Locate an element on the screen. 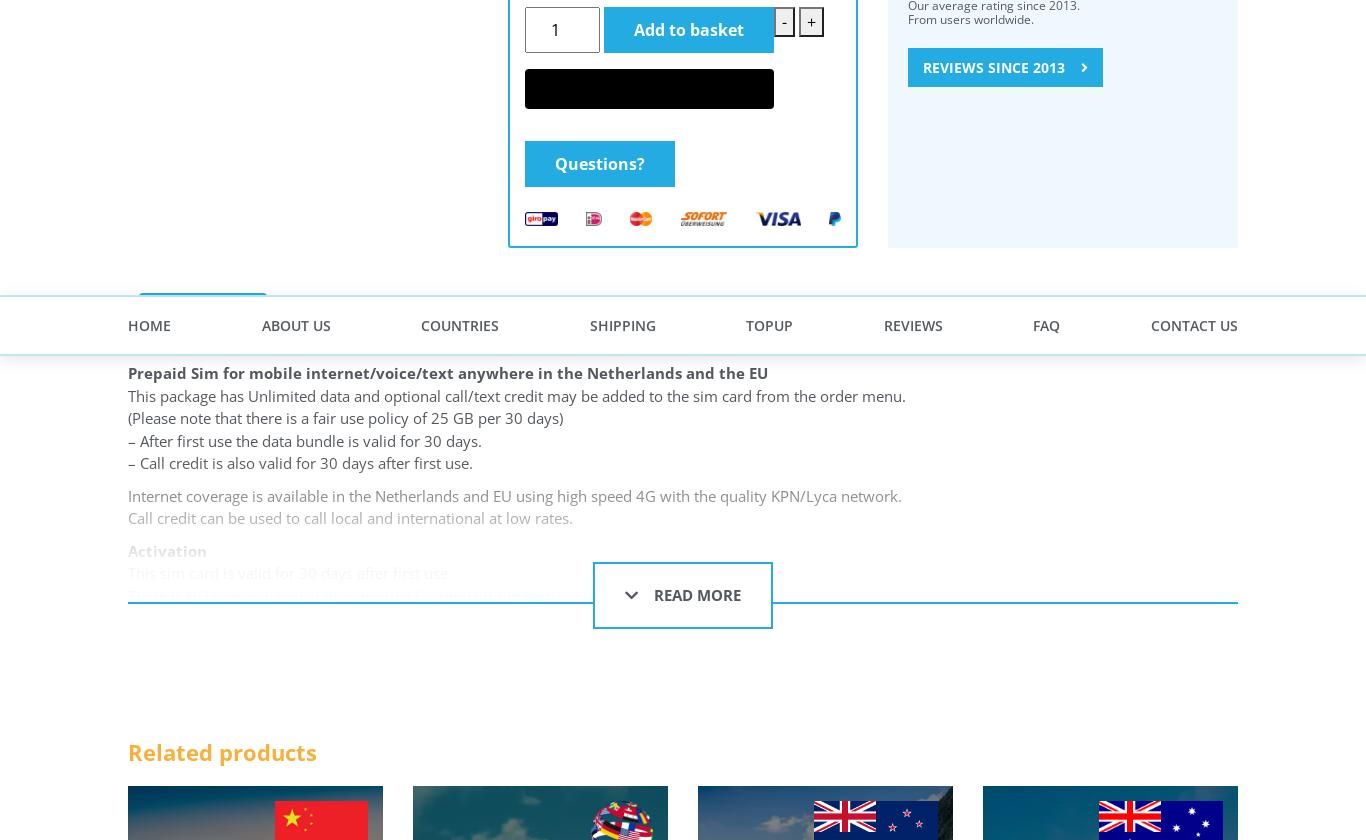 The height and width of the screenshot is (840, 1366). 'Contact us' is located at coordinates (184, 405).